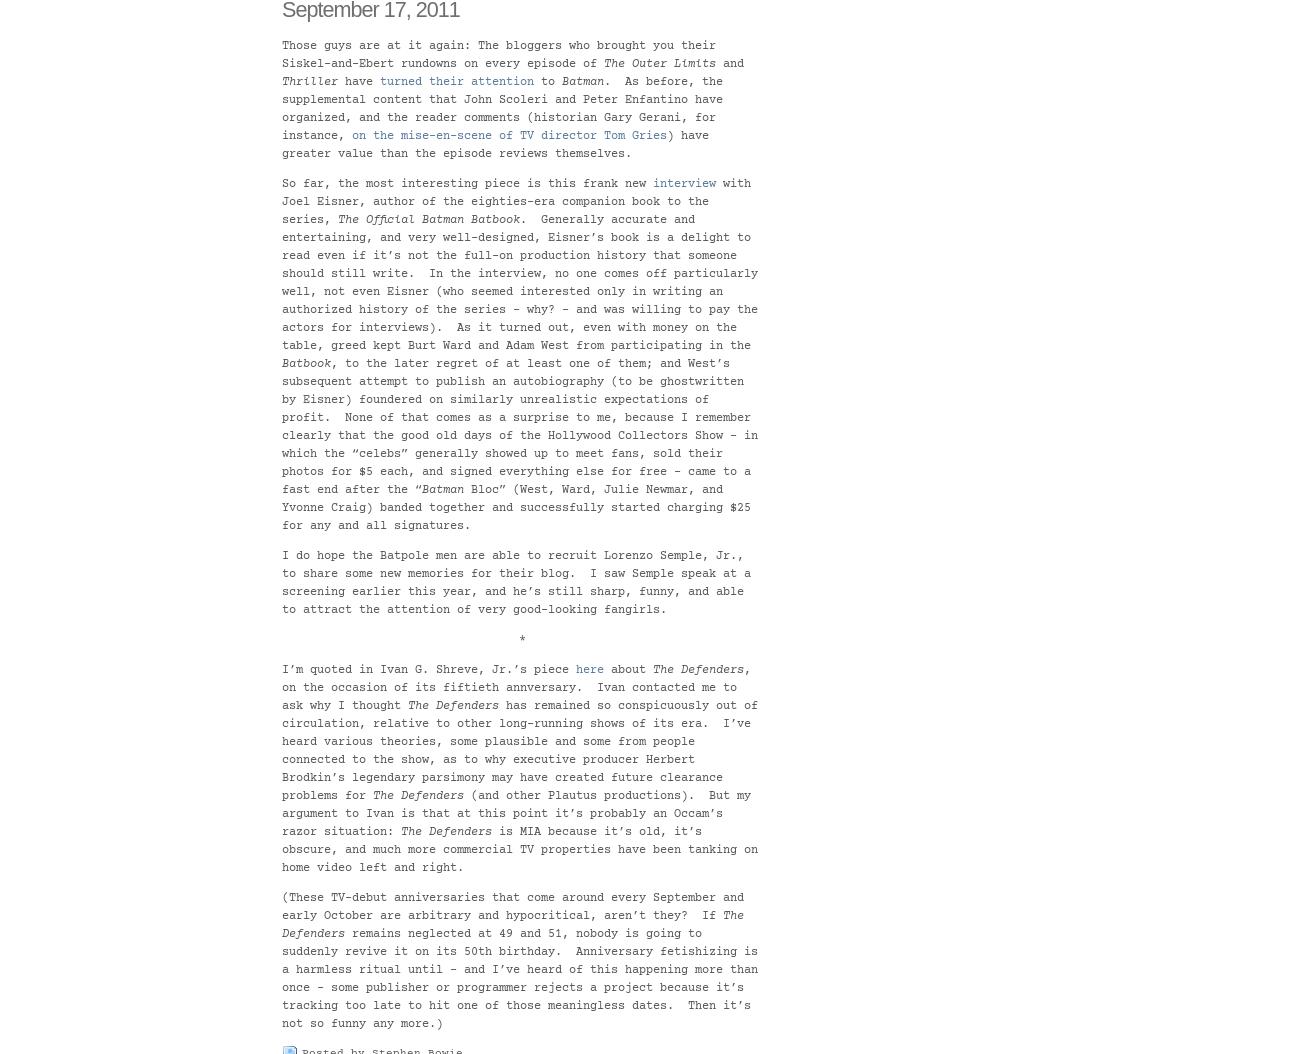  I want to click on 'interview', so click(683, 183).